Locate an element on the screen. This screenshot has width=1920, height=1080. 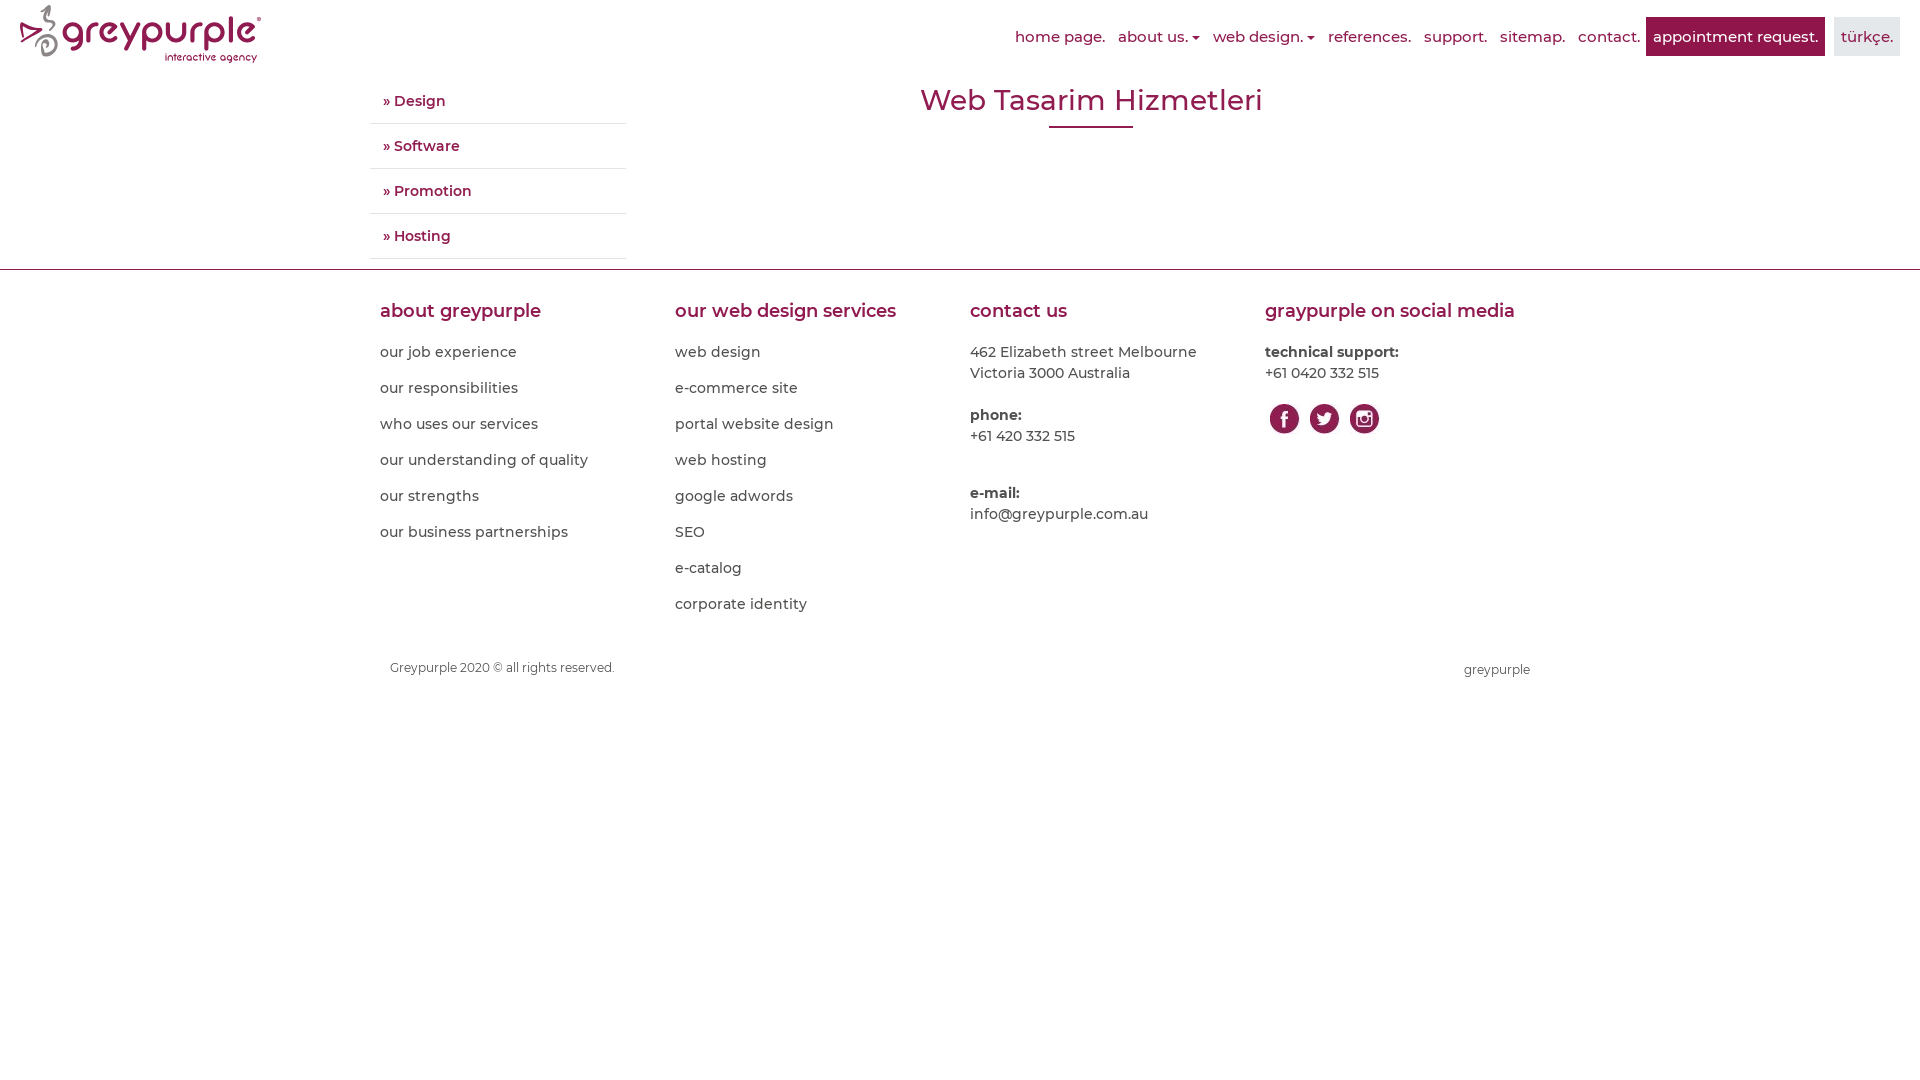
'sitemap.' is located at coordinates (1531, 36).